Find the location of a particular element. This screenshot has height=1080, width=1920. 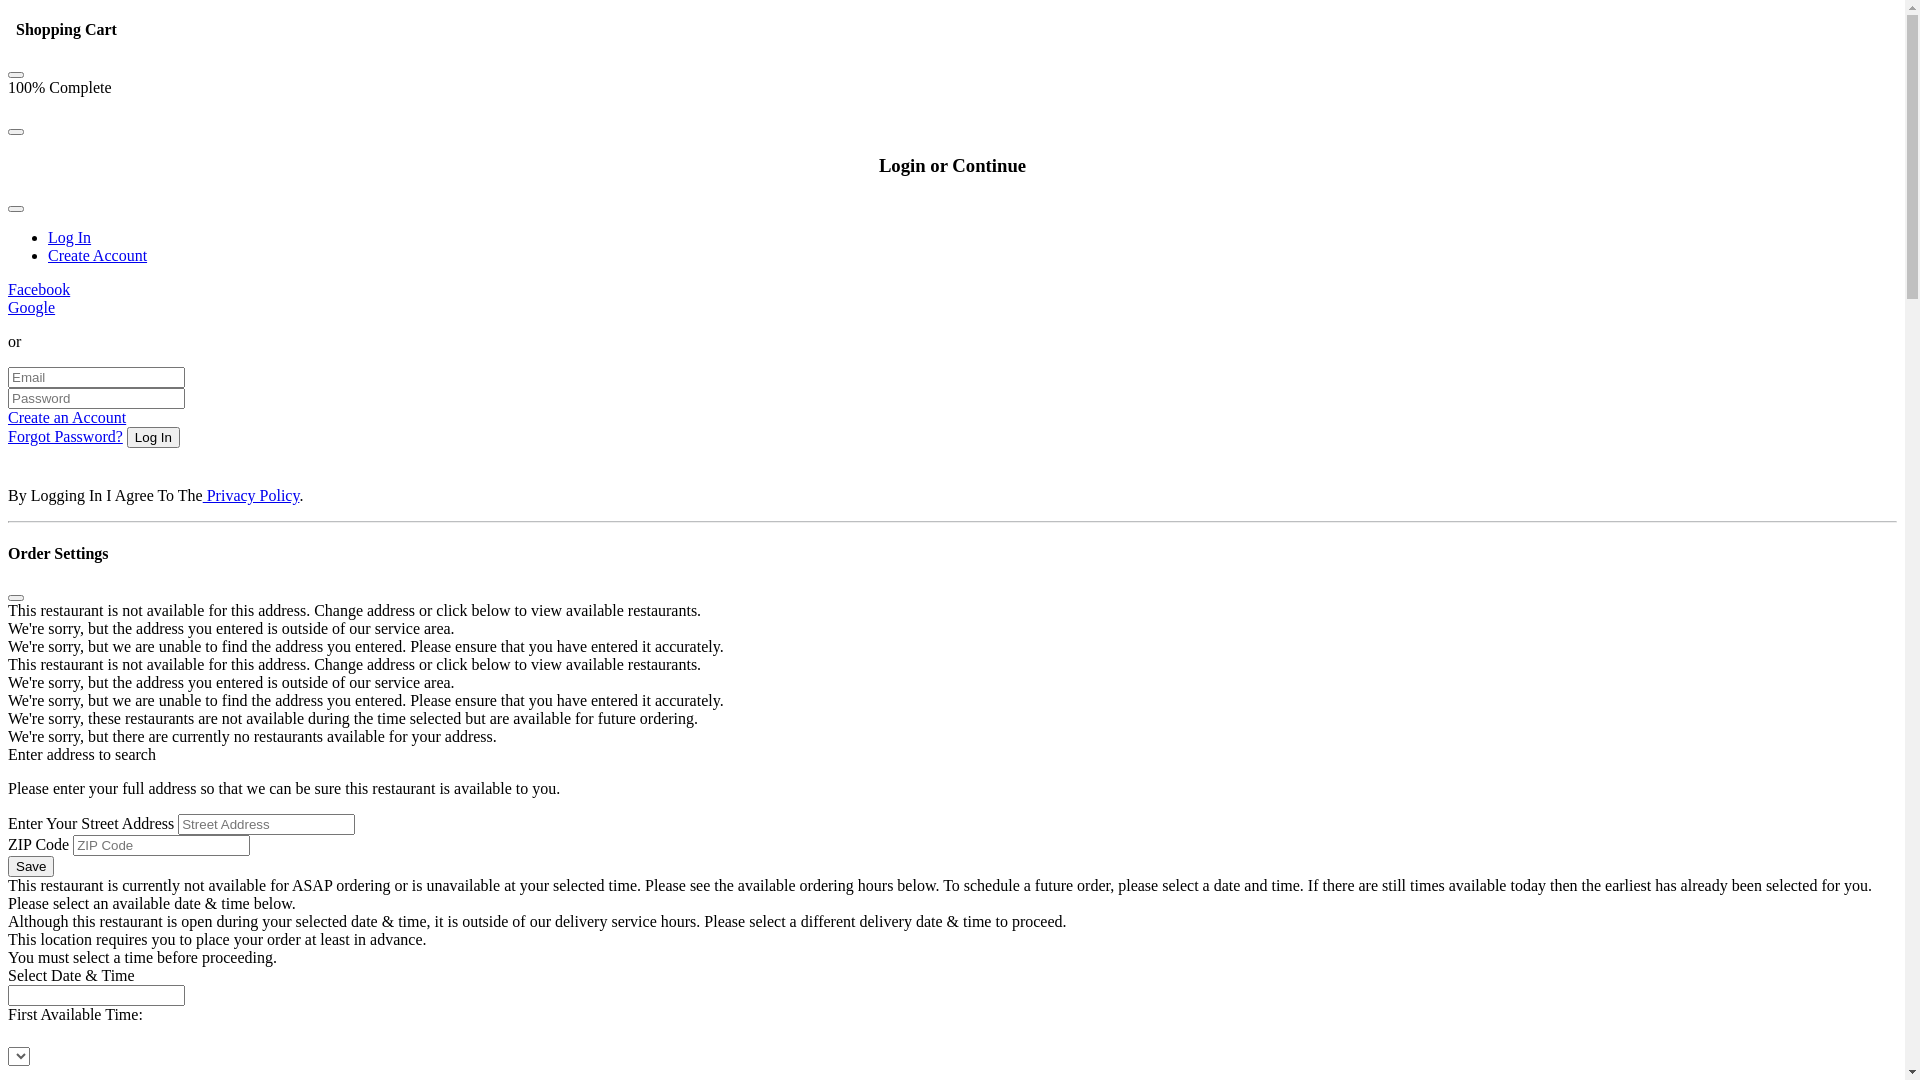

'Log In' is located at coordinates (152, 436).